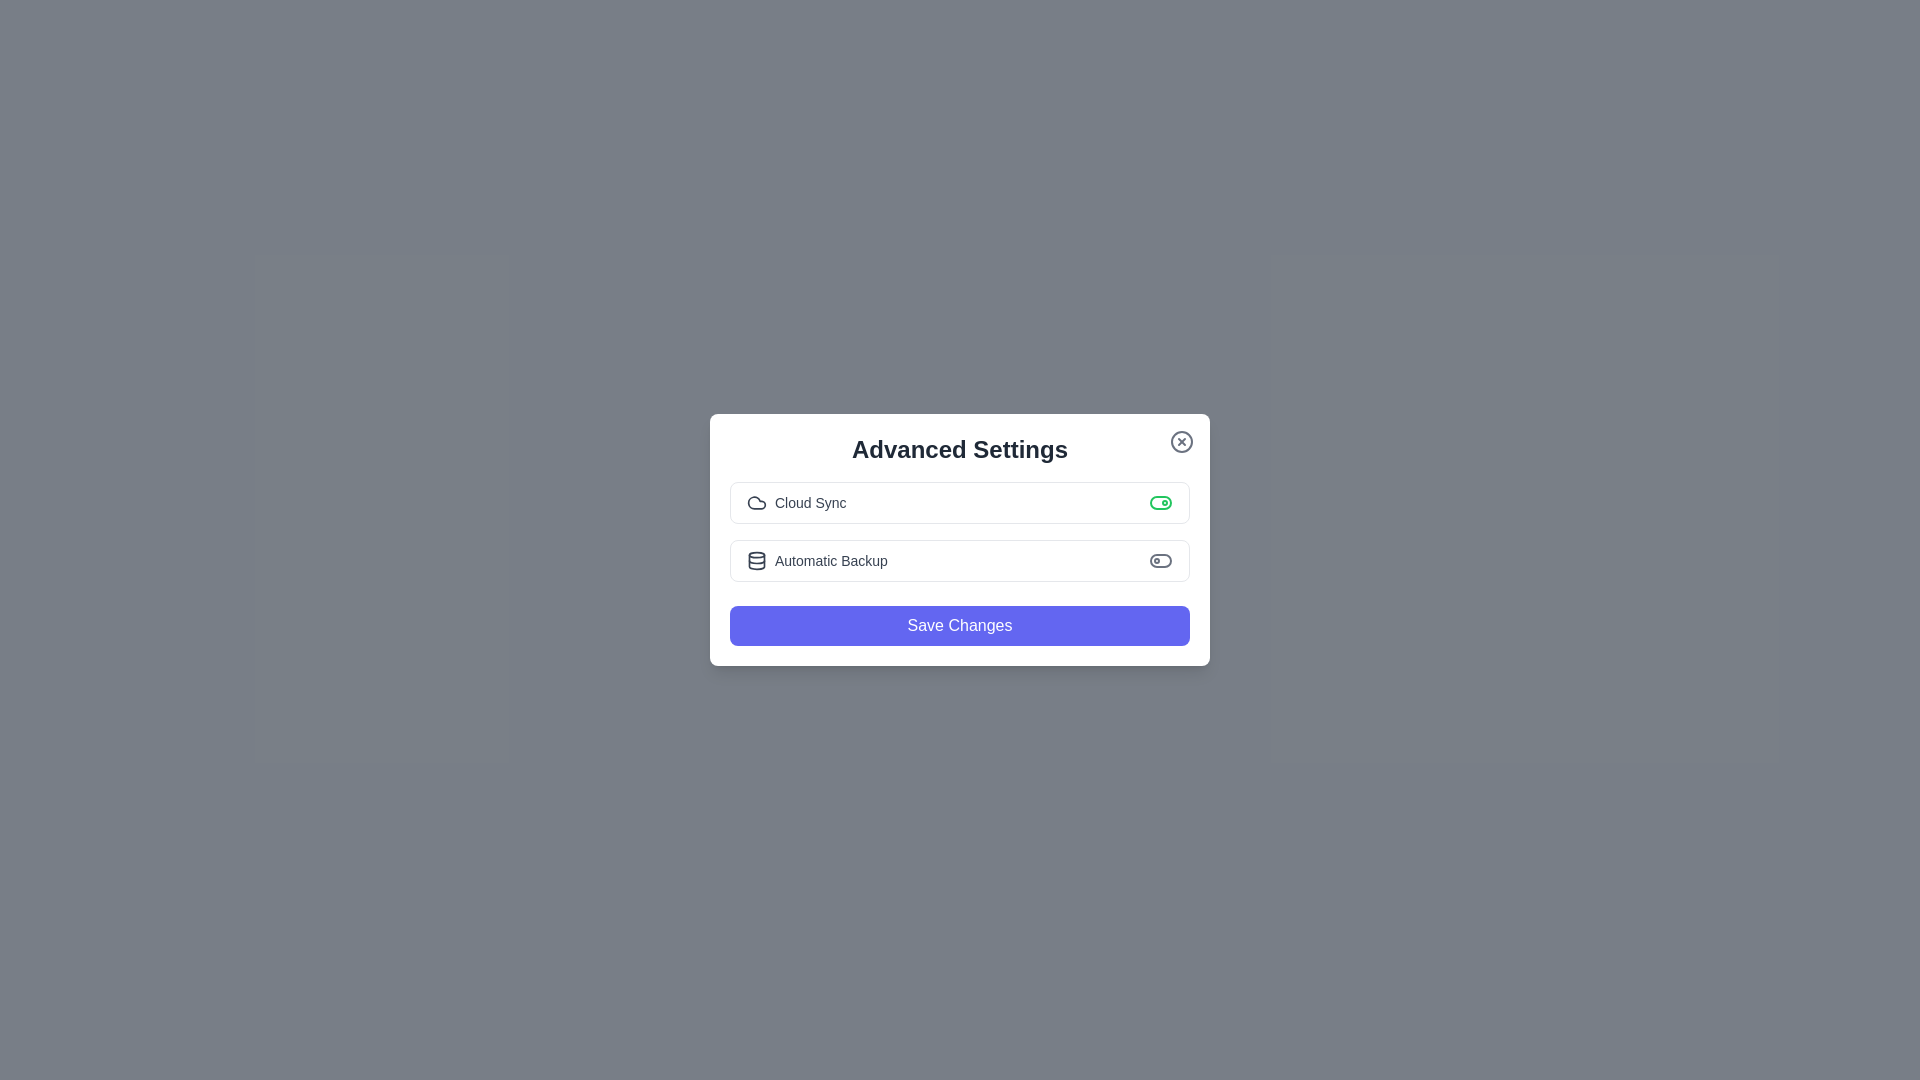 The width and height of the screenshot is (1920, 1080). Describe the element at coordinates (1181, 441) in the screenshot. I see `the close button, which is a circular gray icon with a cross mark inside, located at the top-right corner of the 'Advanced Settings' modal` at that location.